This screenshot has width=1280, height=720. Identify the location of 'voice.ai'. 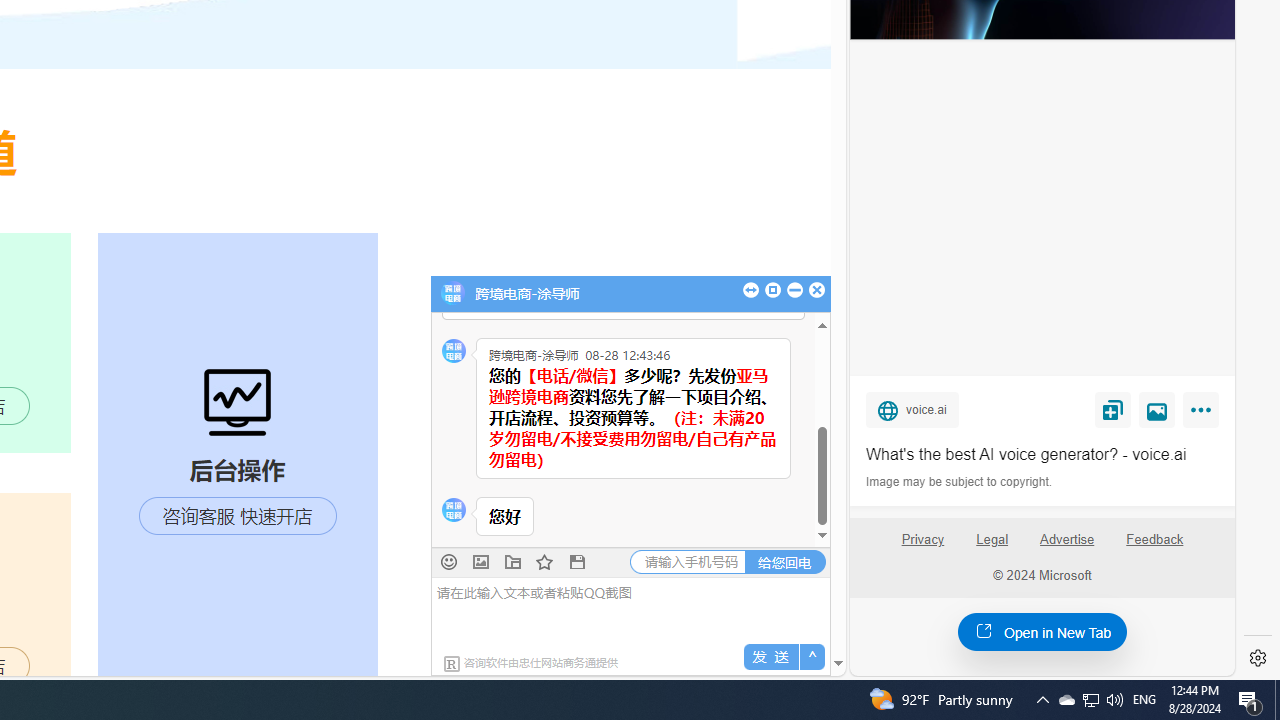
(911, 408).